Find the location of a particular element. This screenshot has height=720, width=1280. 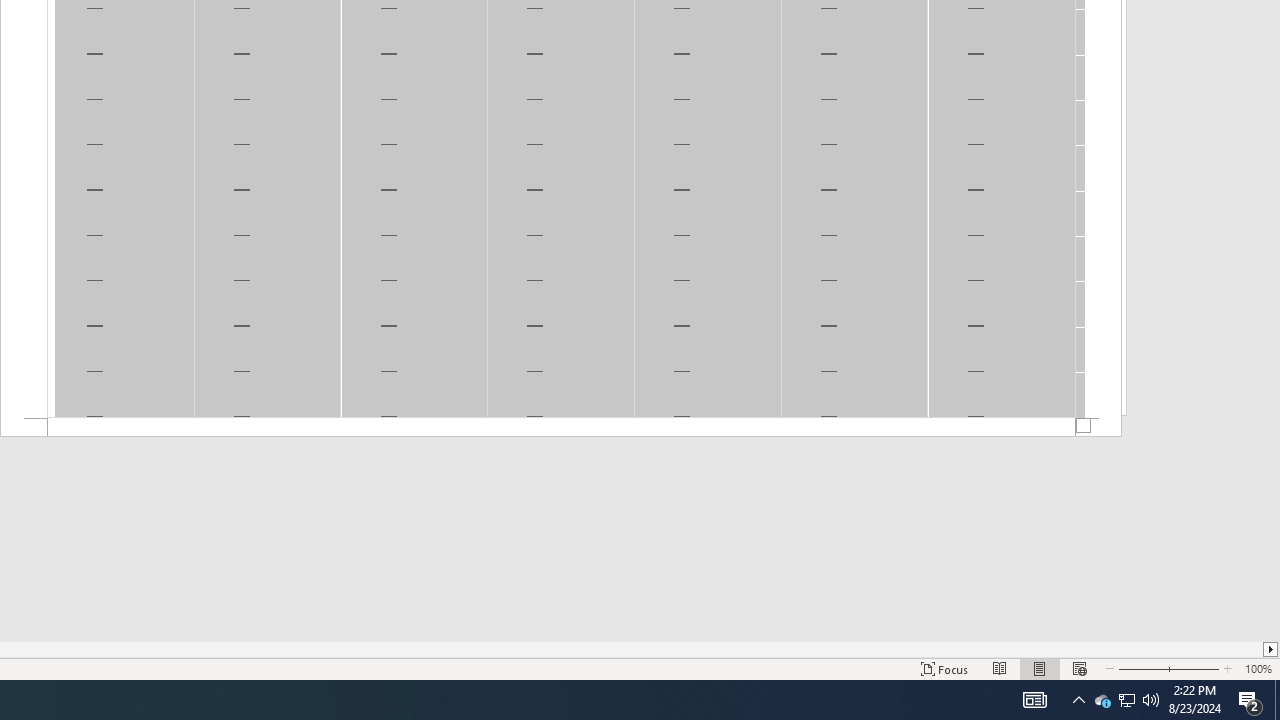

'Column right' is located at coordinates (1270, 649).